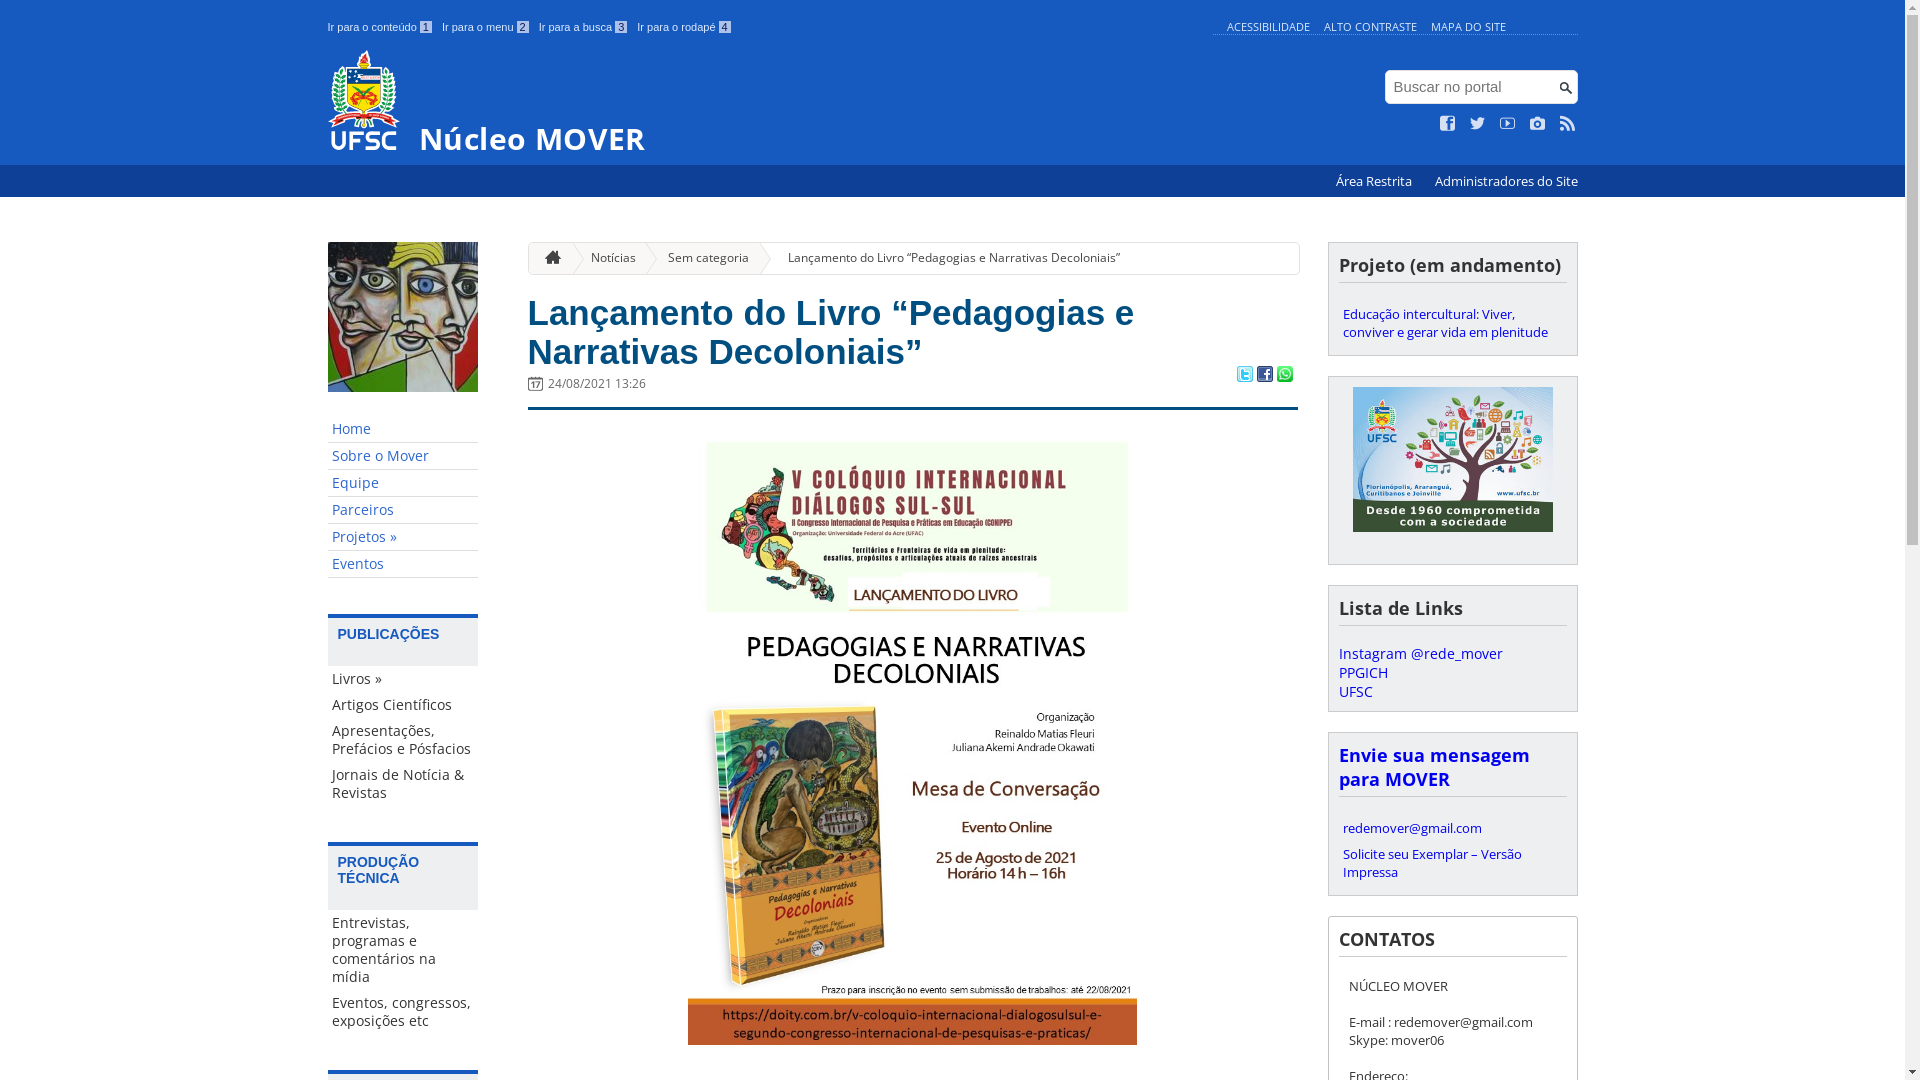  Describe the element at coordinates (402, 564) in the screenshot. I see `'Eventos'` at that location.